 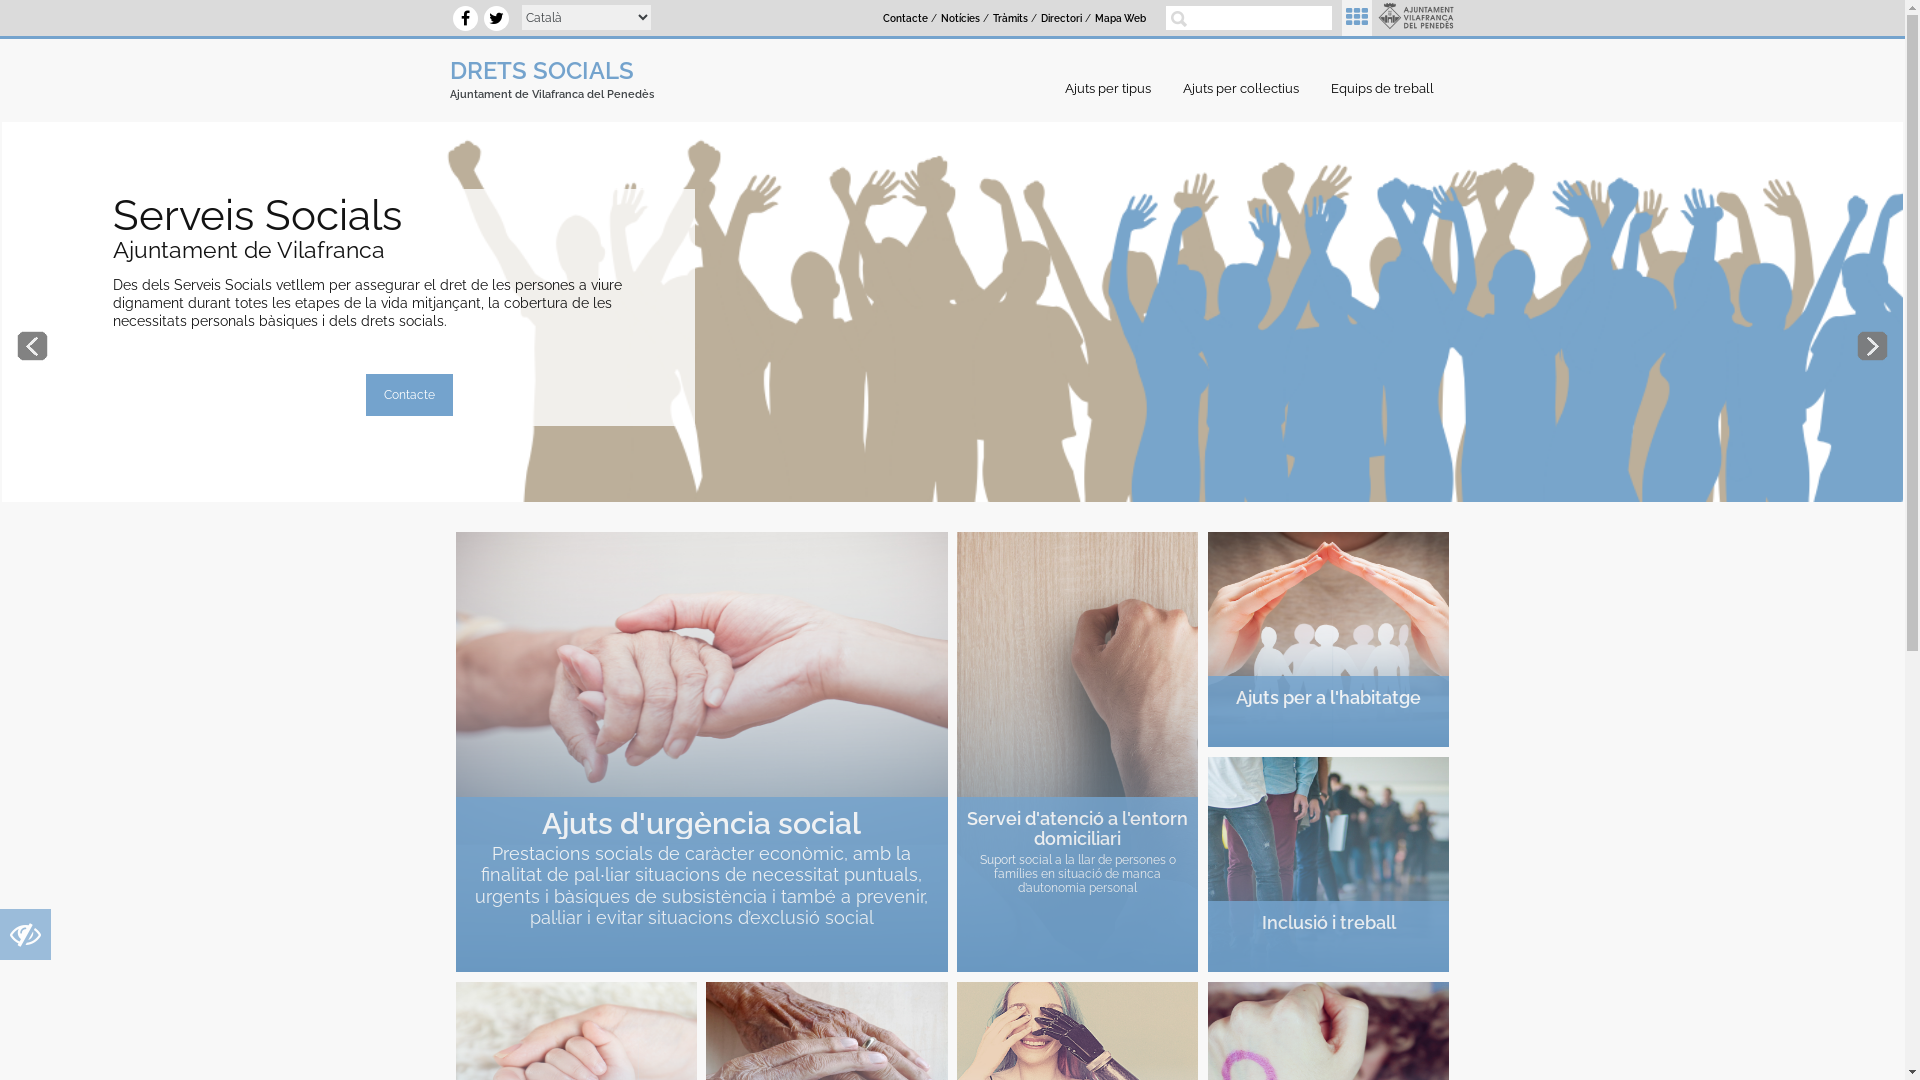 I want to click on 'Anterior', so click(x=32, y=345).